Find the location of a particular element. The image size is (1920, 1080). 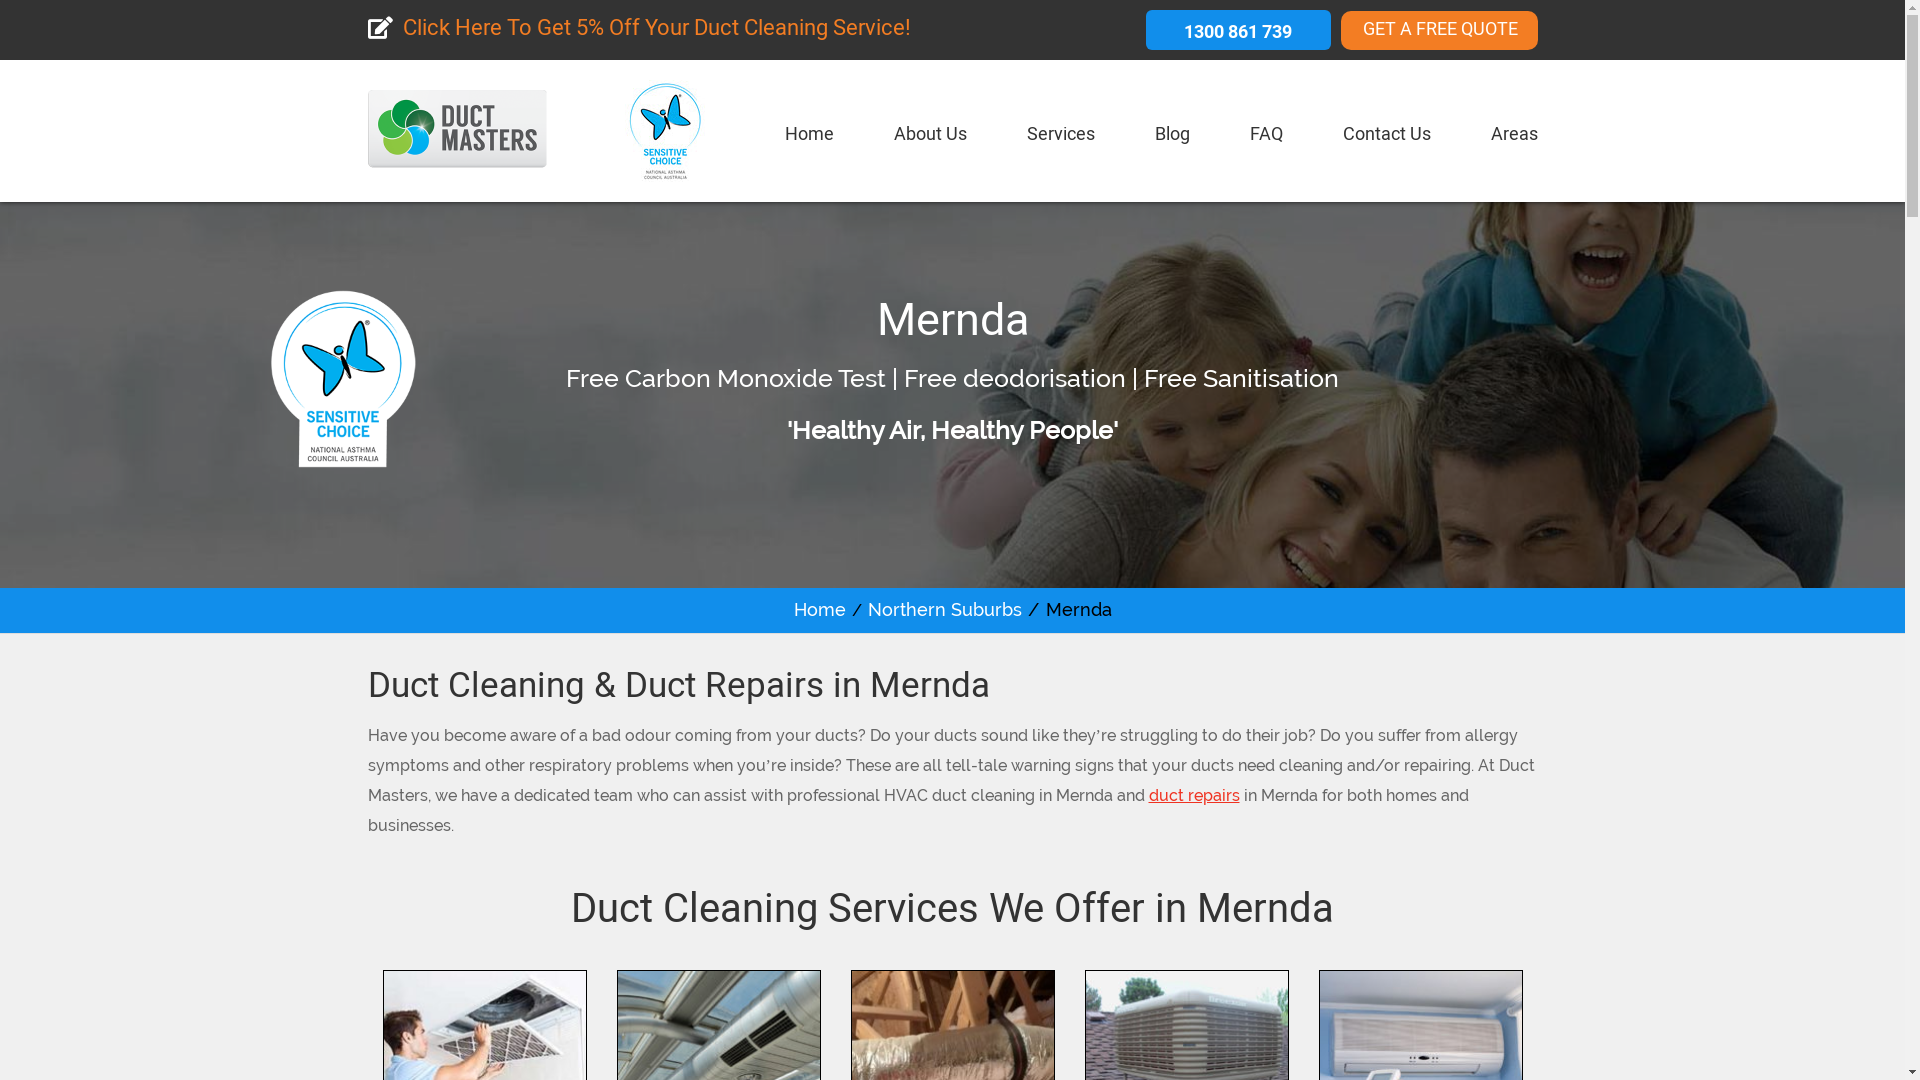

'Click Here To Get 5% Off Your Duct Cleaning Service!' is located at coordinates (638, 30).